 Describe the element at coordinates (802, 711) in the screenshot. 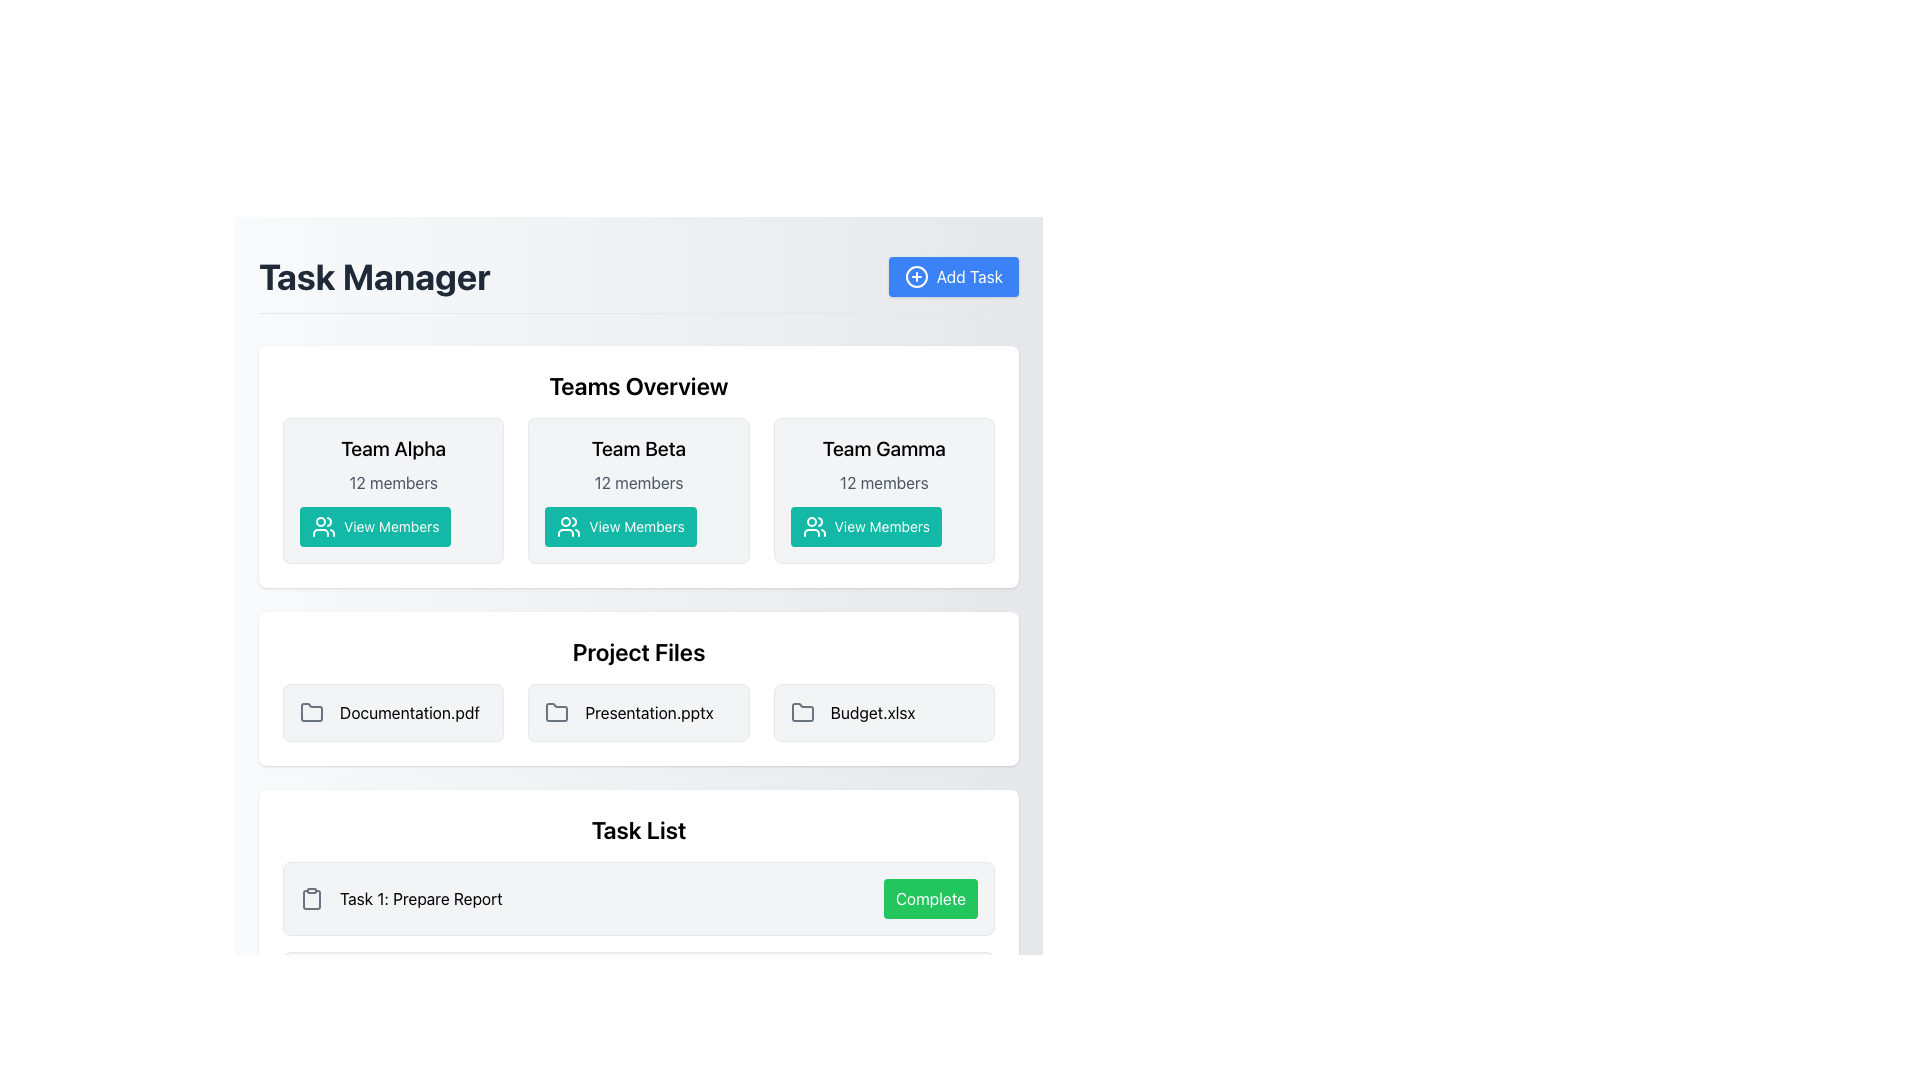

I see `the small folder icon with a gray outline located under the 'Project Files' section` at that location.